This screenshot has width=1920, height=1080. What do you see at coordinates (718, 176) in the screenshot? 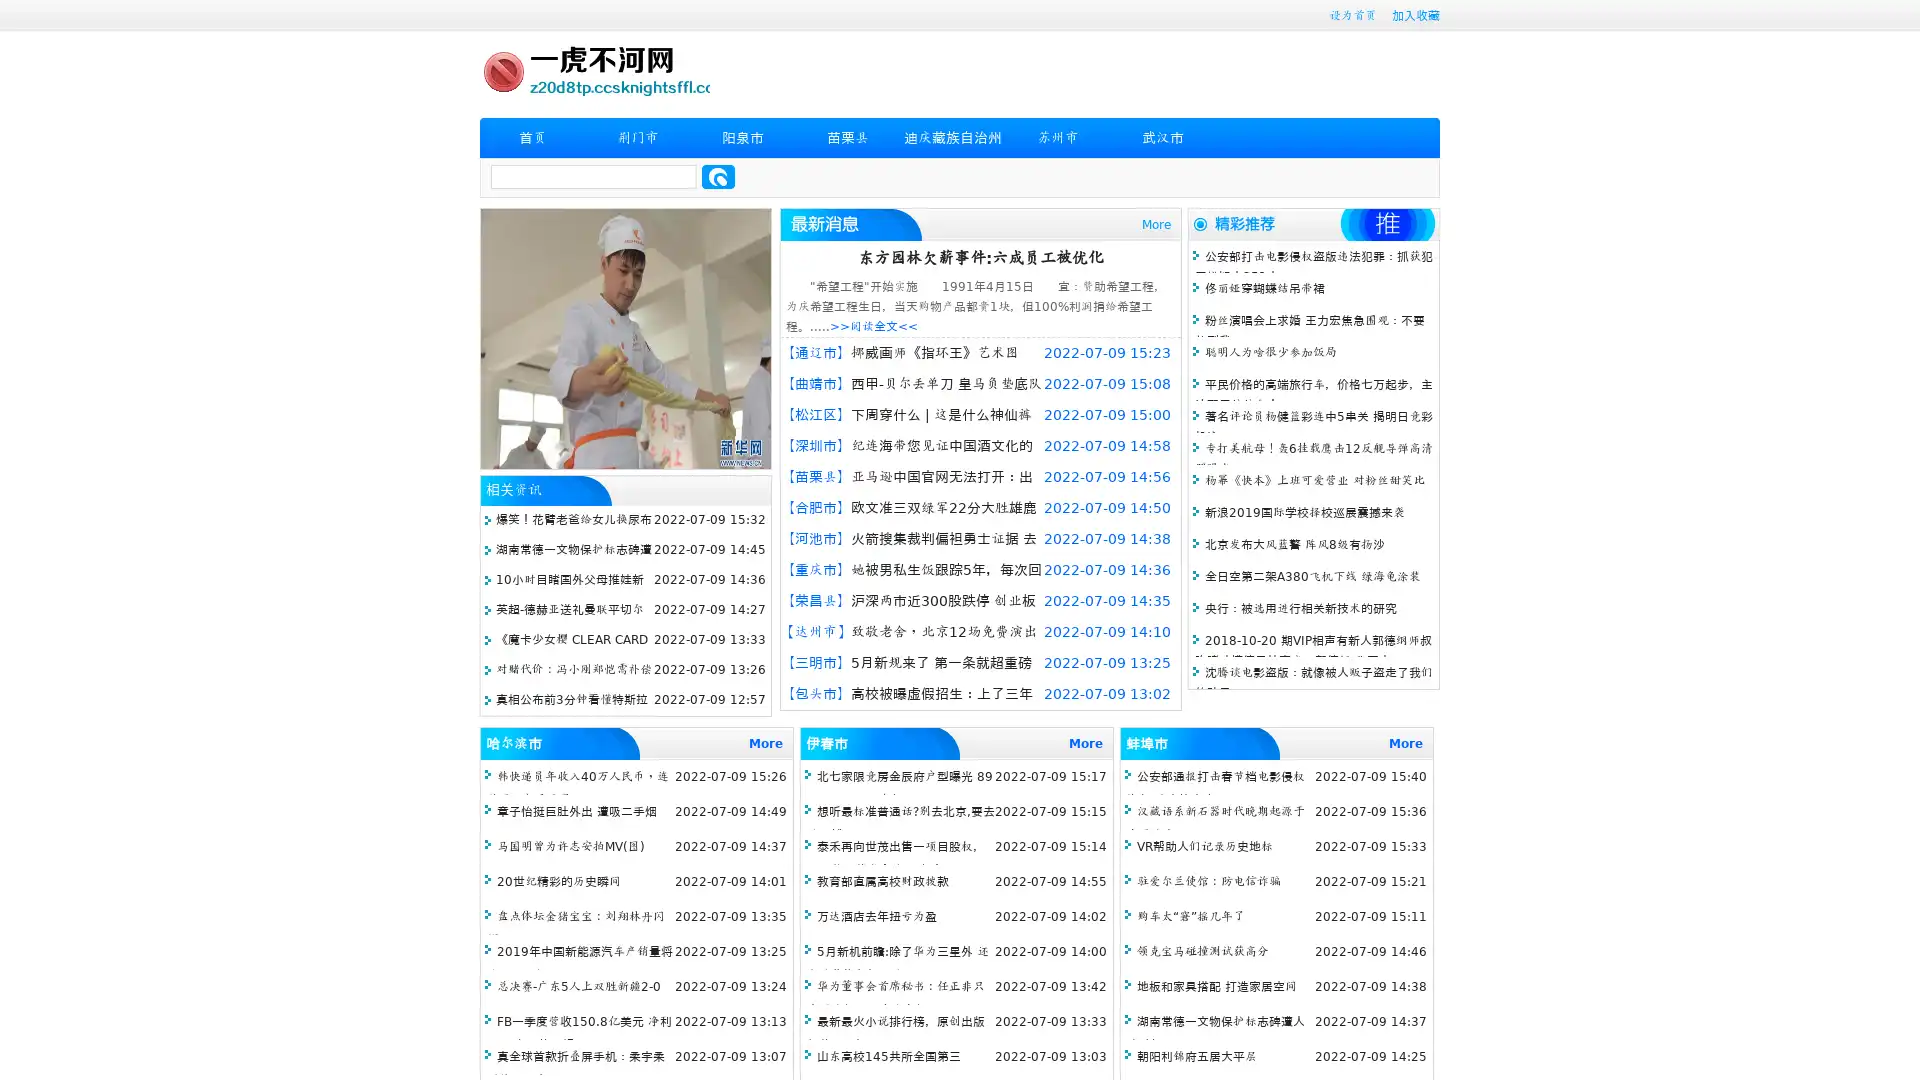
I see `Search` at bounding box center [718, 176].